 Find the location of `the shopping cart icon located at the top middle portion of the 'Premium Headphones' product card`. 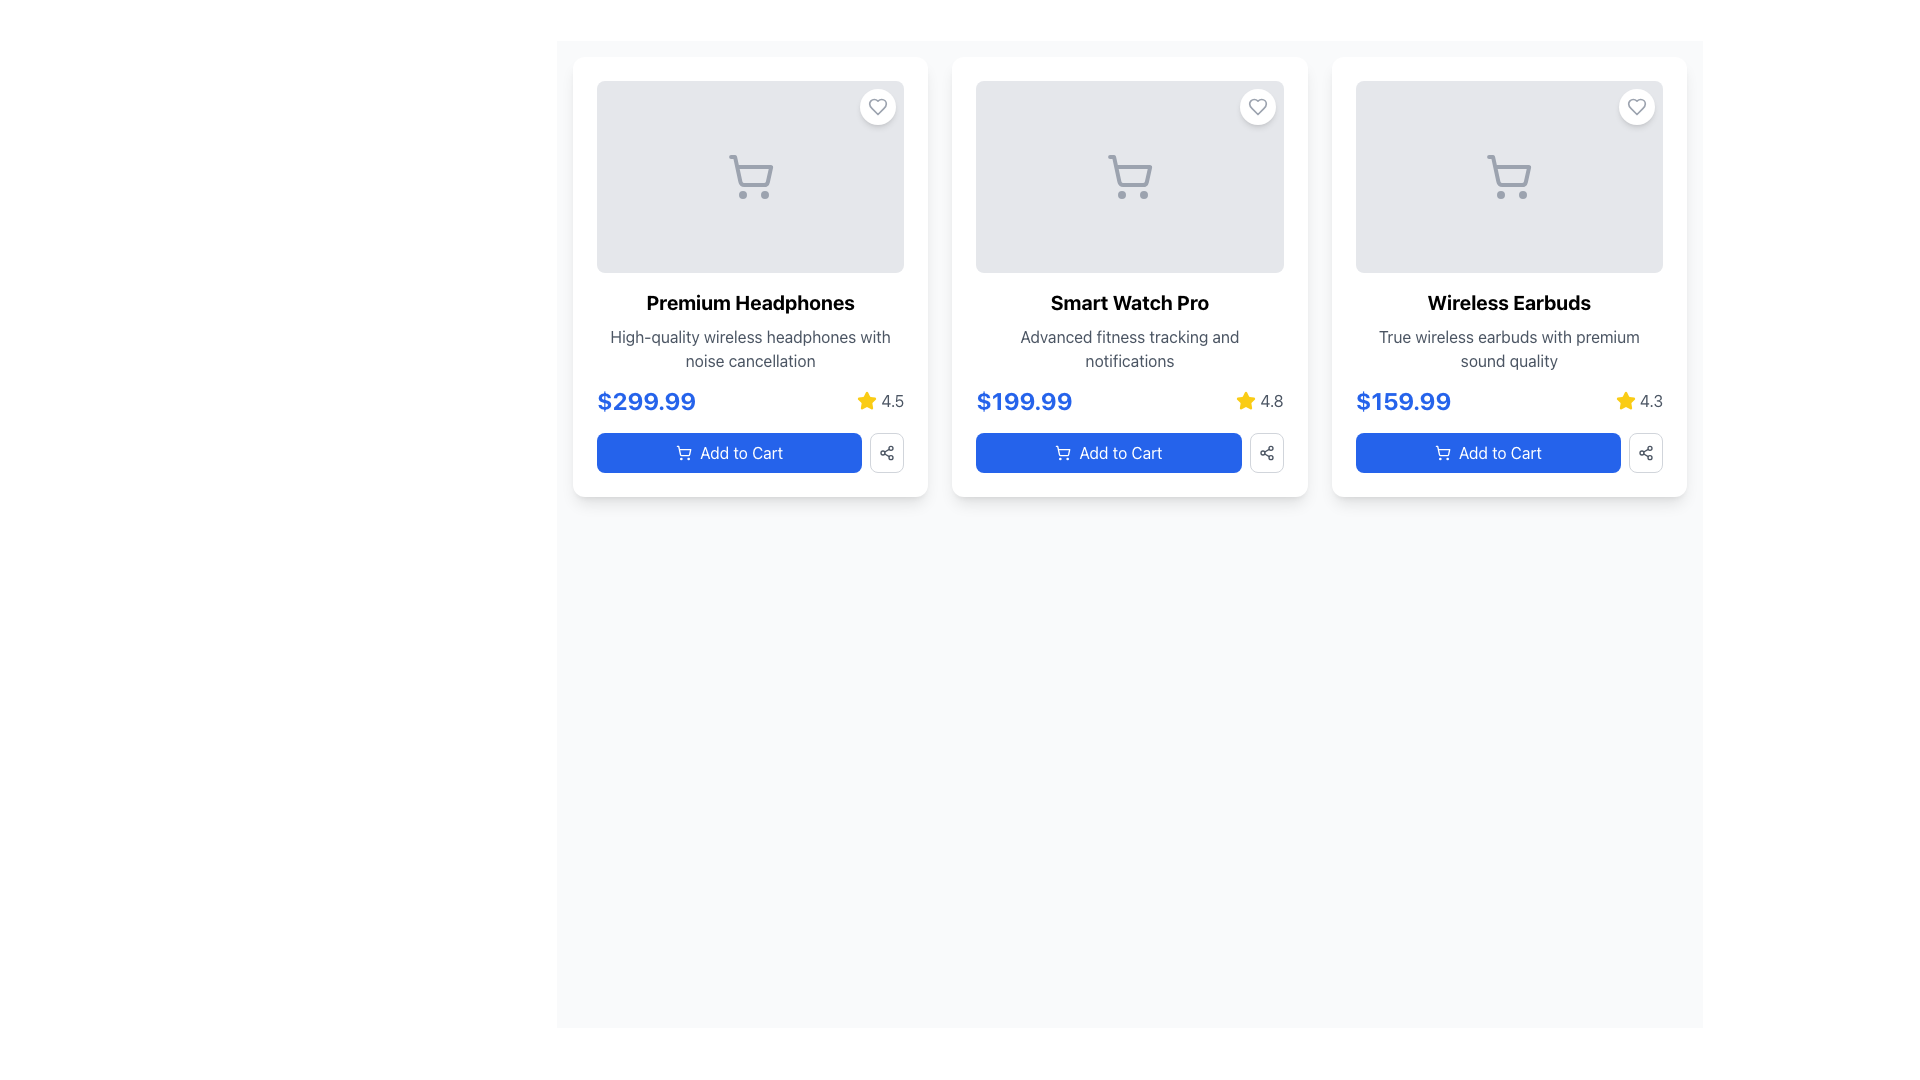

the shopping cart icon located at the top middle portion of the 'Premium Headphones' product card is located at coordinates (749, 170).